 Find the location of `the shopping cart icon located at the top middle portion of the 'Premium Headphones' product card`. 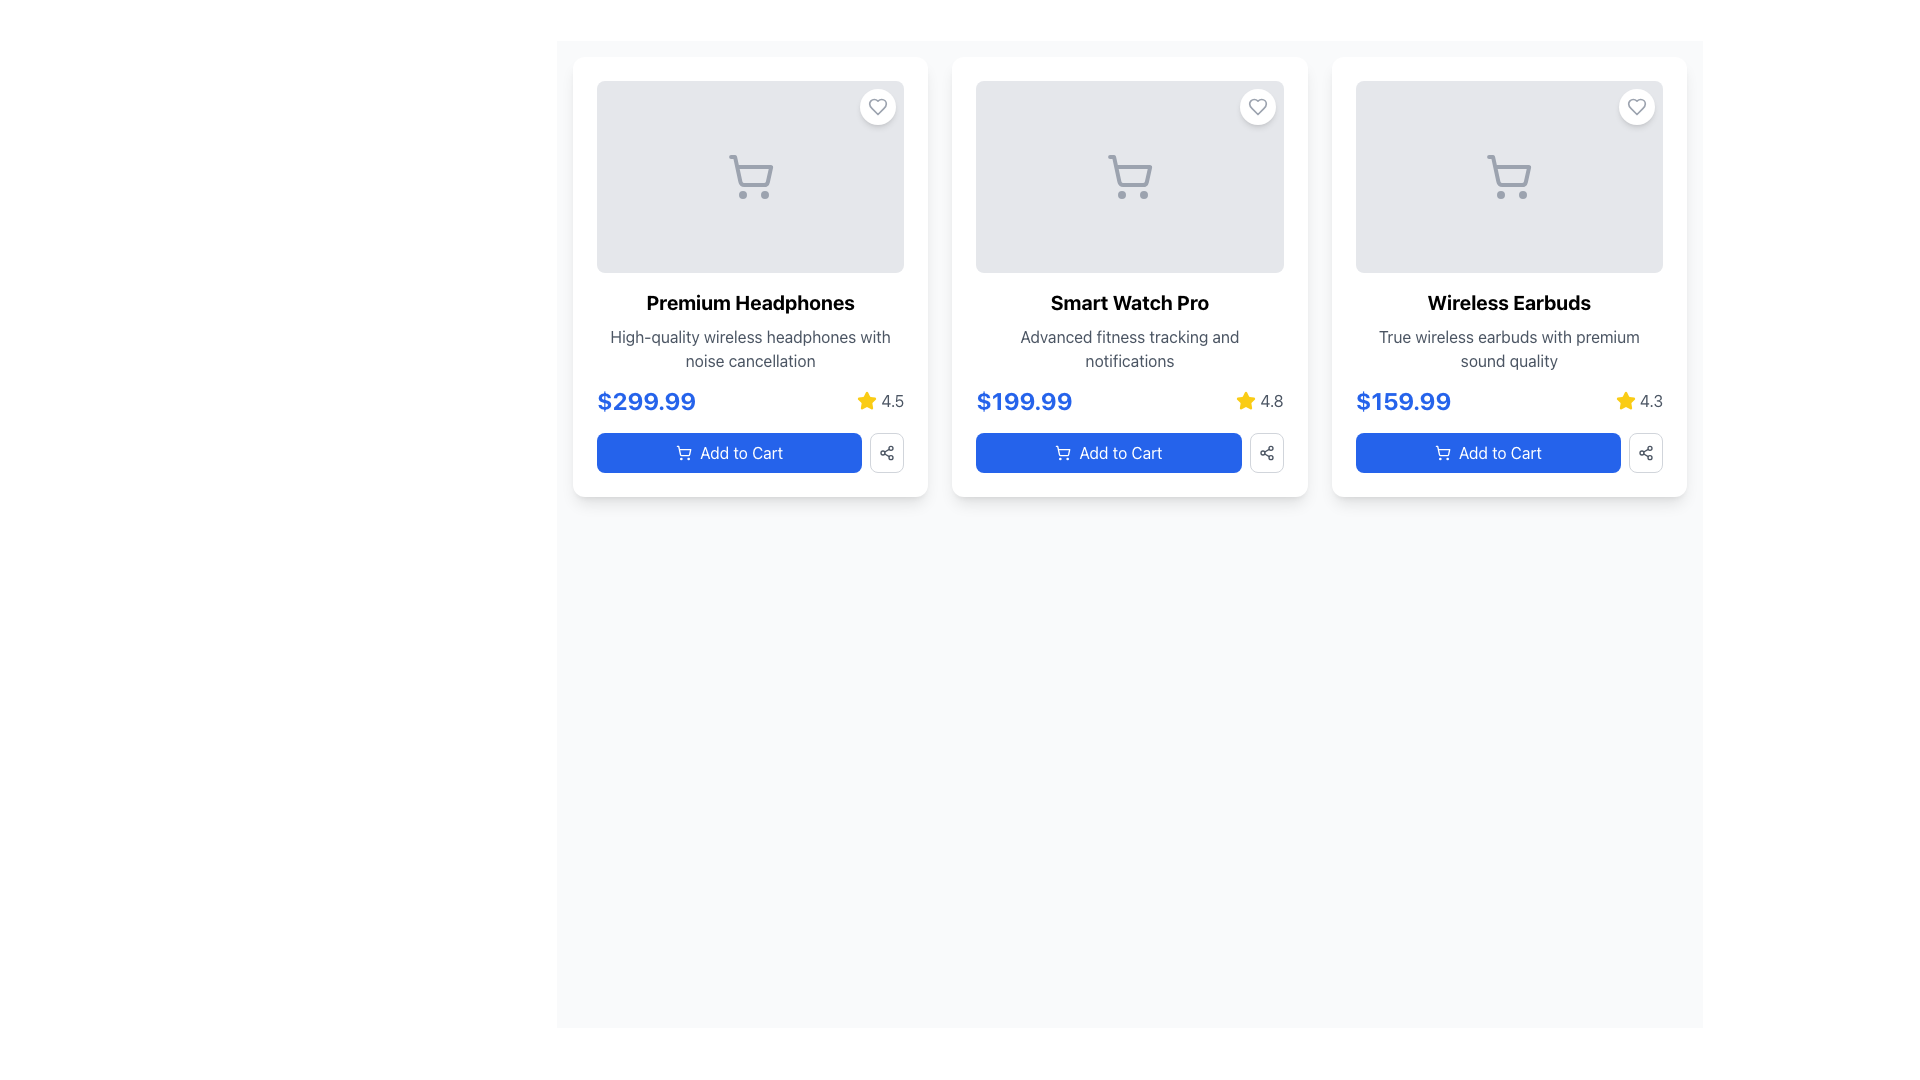

the shopping cart icon located at the top middle portion of the 'Premium Headphones' product card is located at coordinates (749, 170).